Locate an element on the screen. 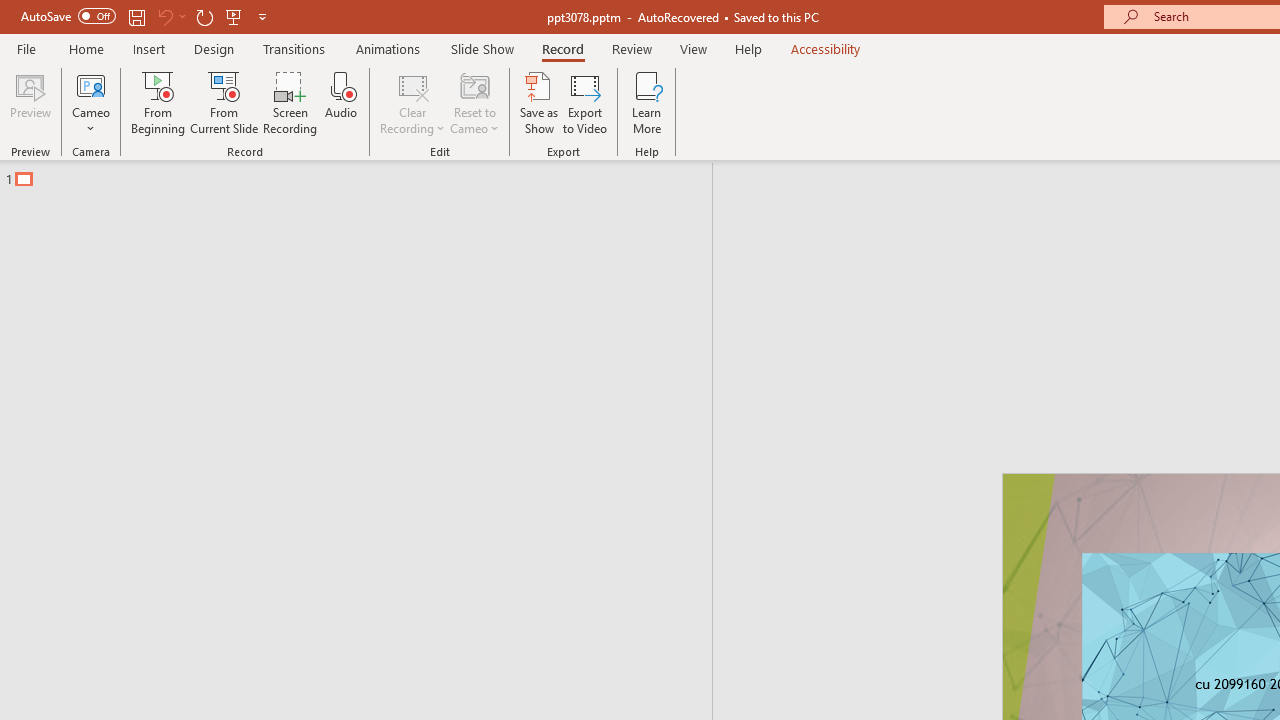 The width and height of the screenshot is (1280, 720). 'Screen Recording' is located at coordinates (289, 103).